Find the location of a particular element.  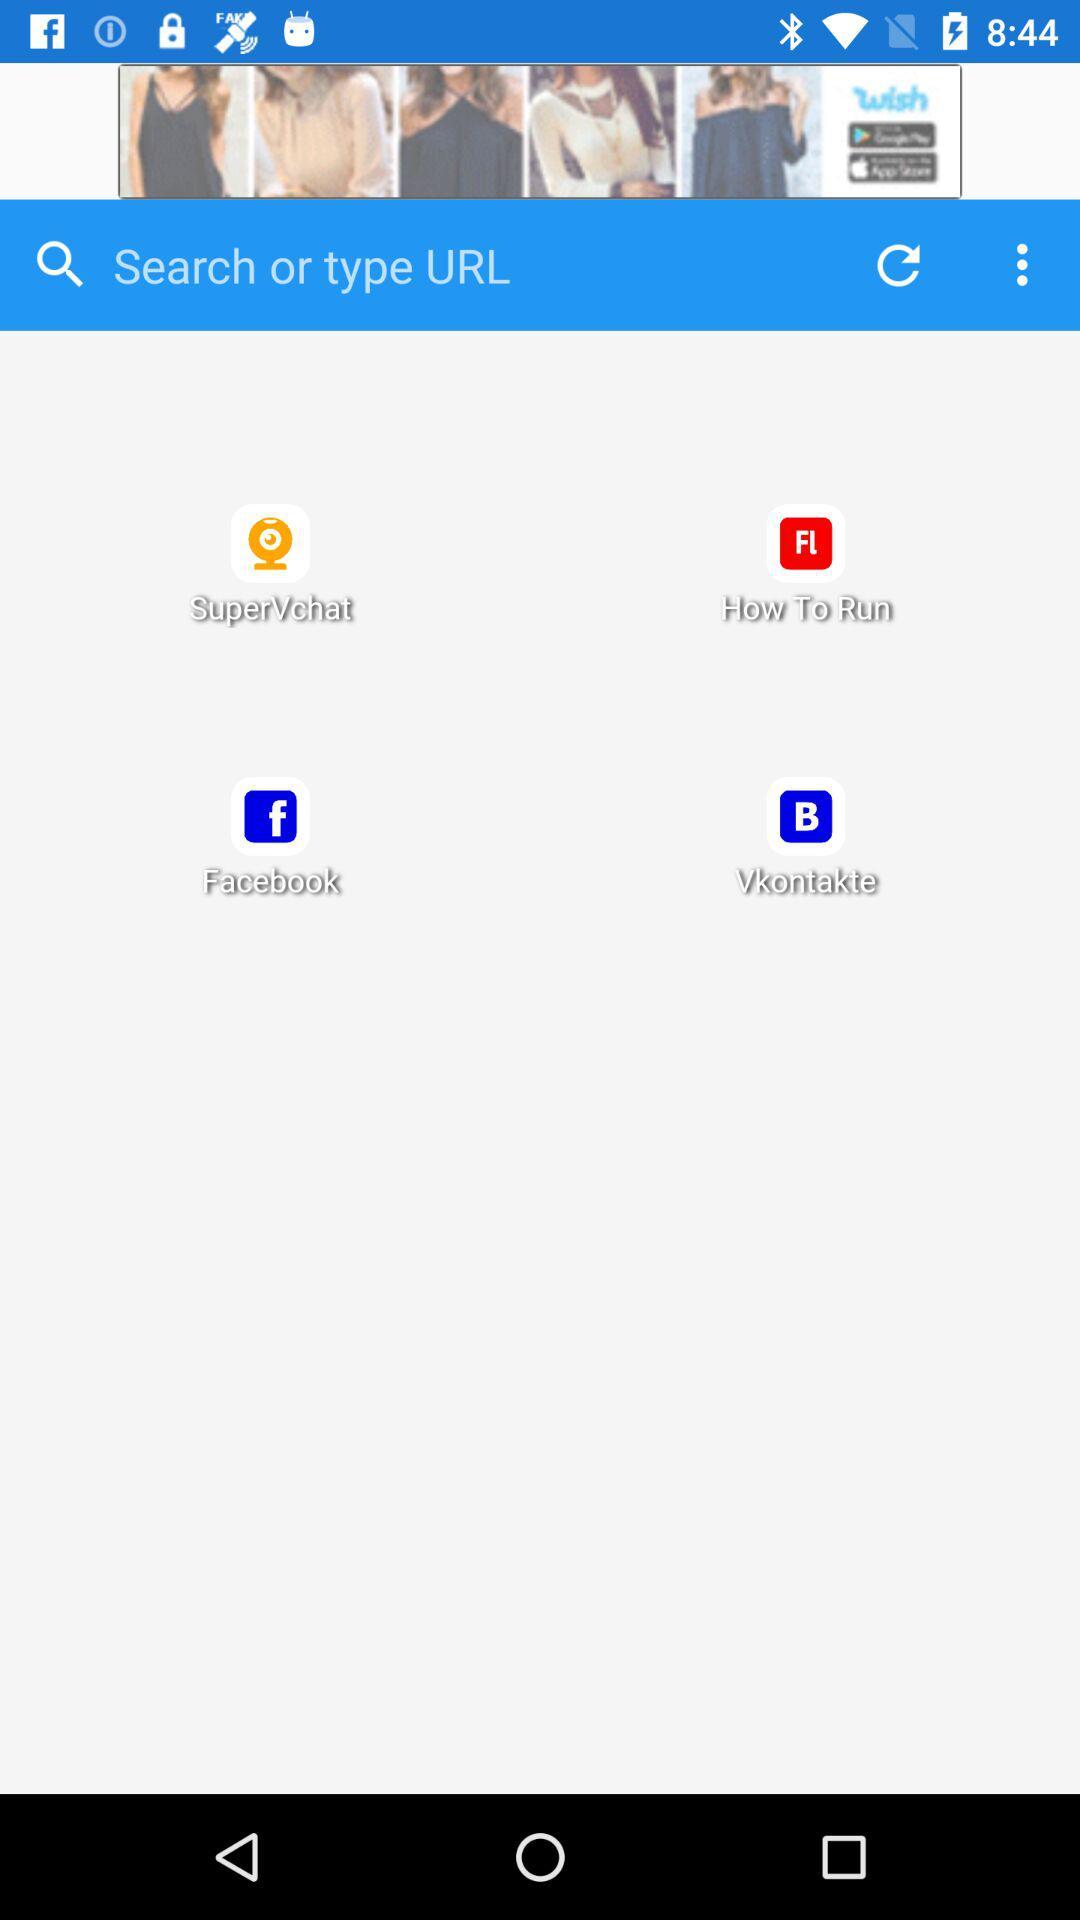

type in url is located at coordinates (461, 264).